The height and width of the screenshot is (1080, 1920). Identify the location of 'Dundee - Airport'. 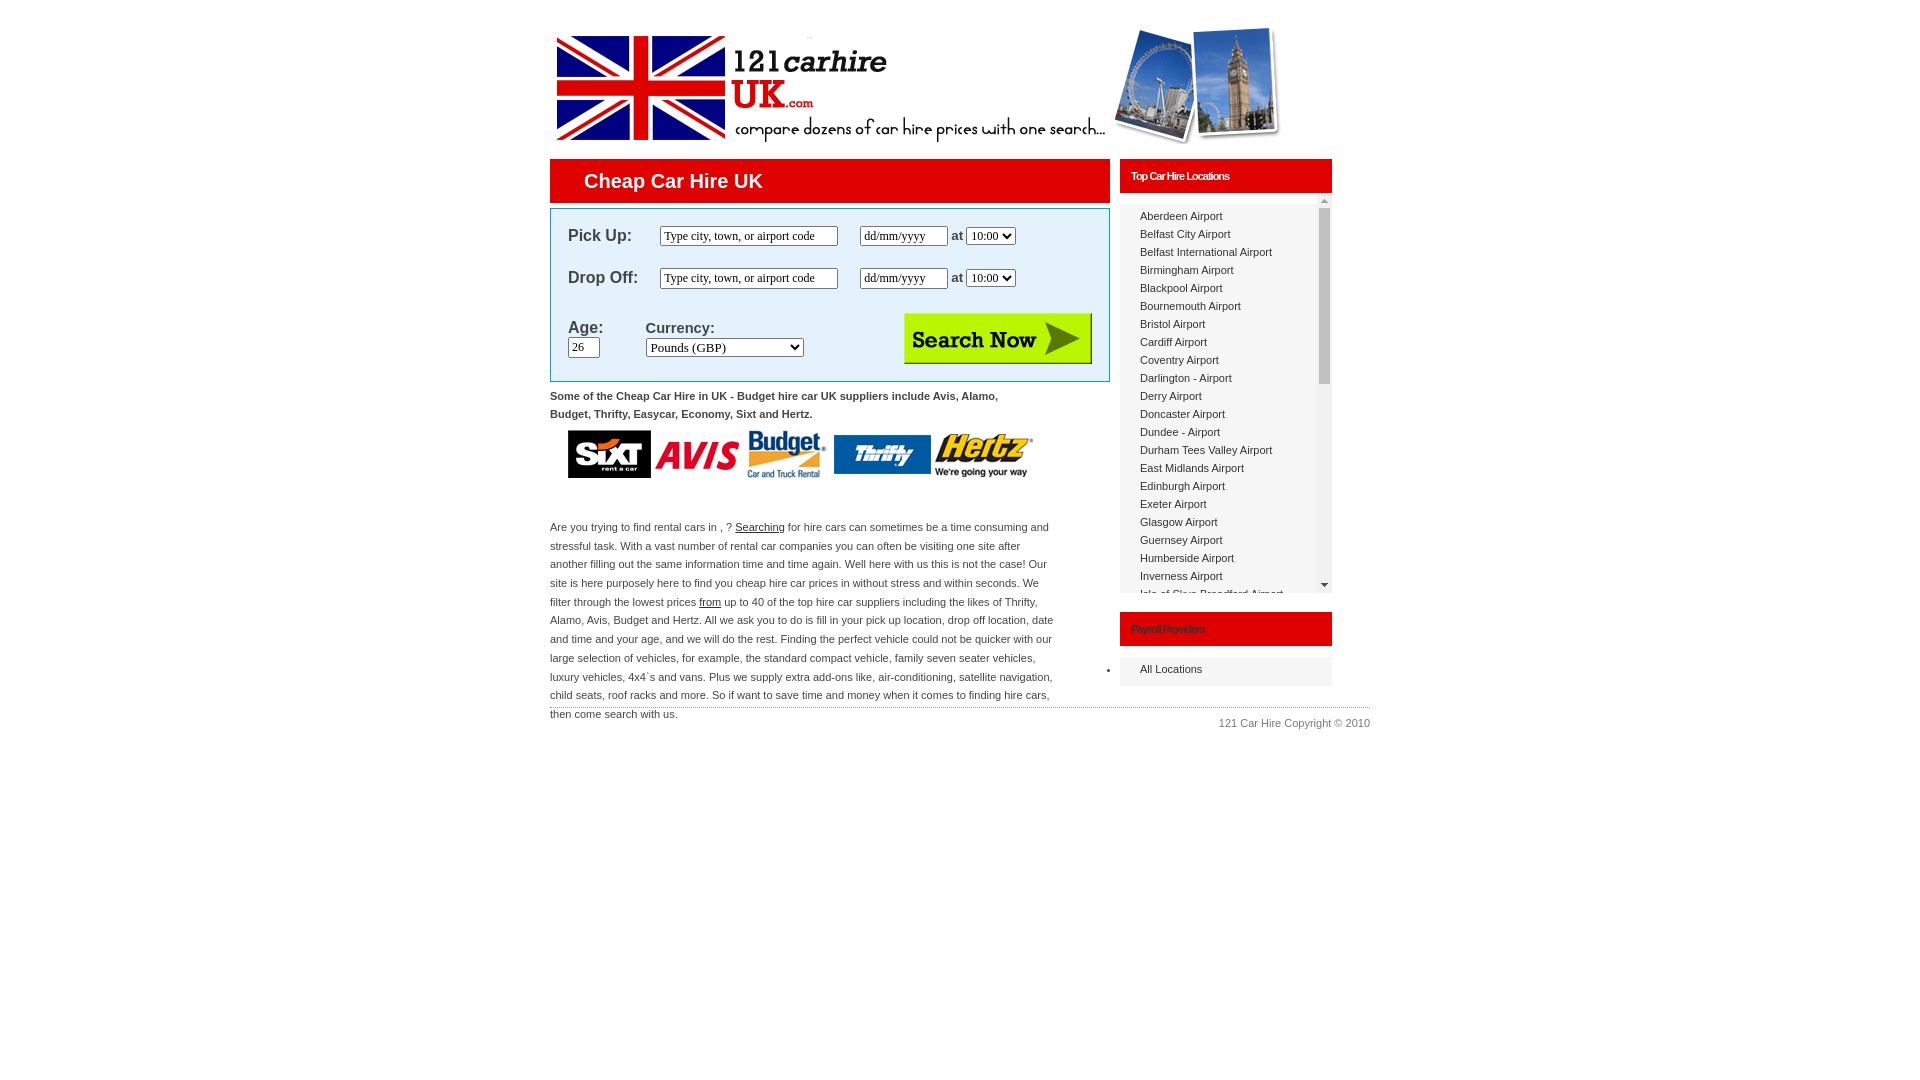
(1140, 431).